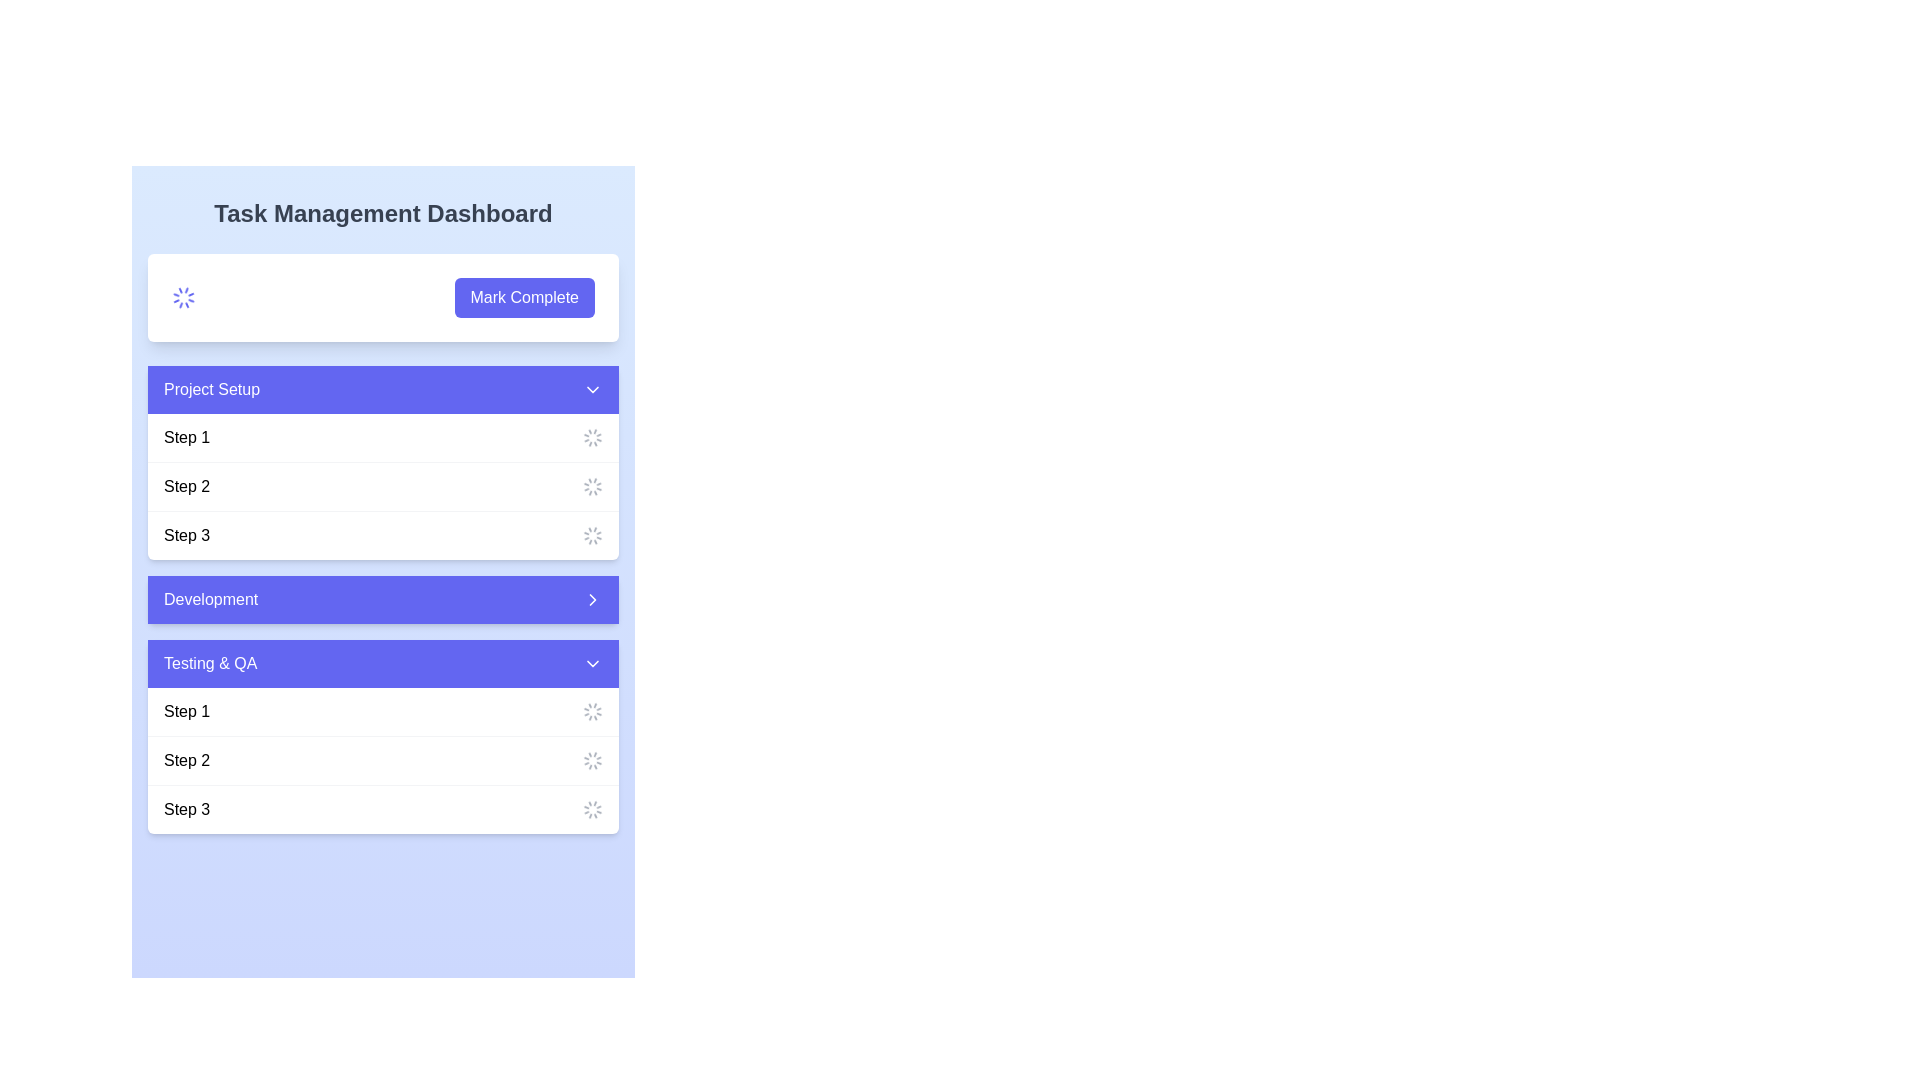 This screenshot has width=1920, height=1080. What do you see at coordinates (187, 711) in the screenshot?
I see `the 'Step 1' label in bold black font located in the 'Testing & QA' section, which is the first item in the list` at bounding box center [187, 711].